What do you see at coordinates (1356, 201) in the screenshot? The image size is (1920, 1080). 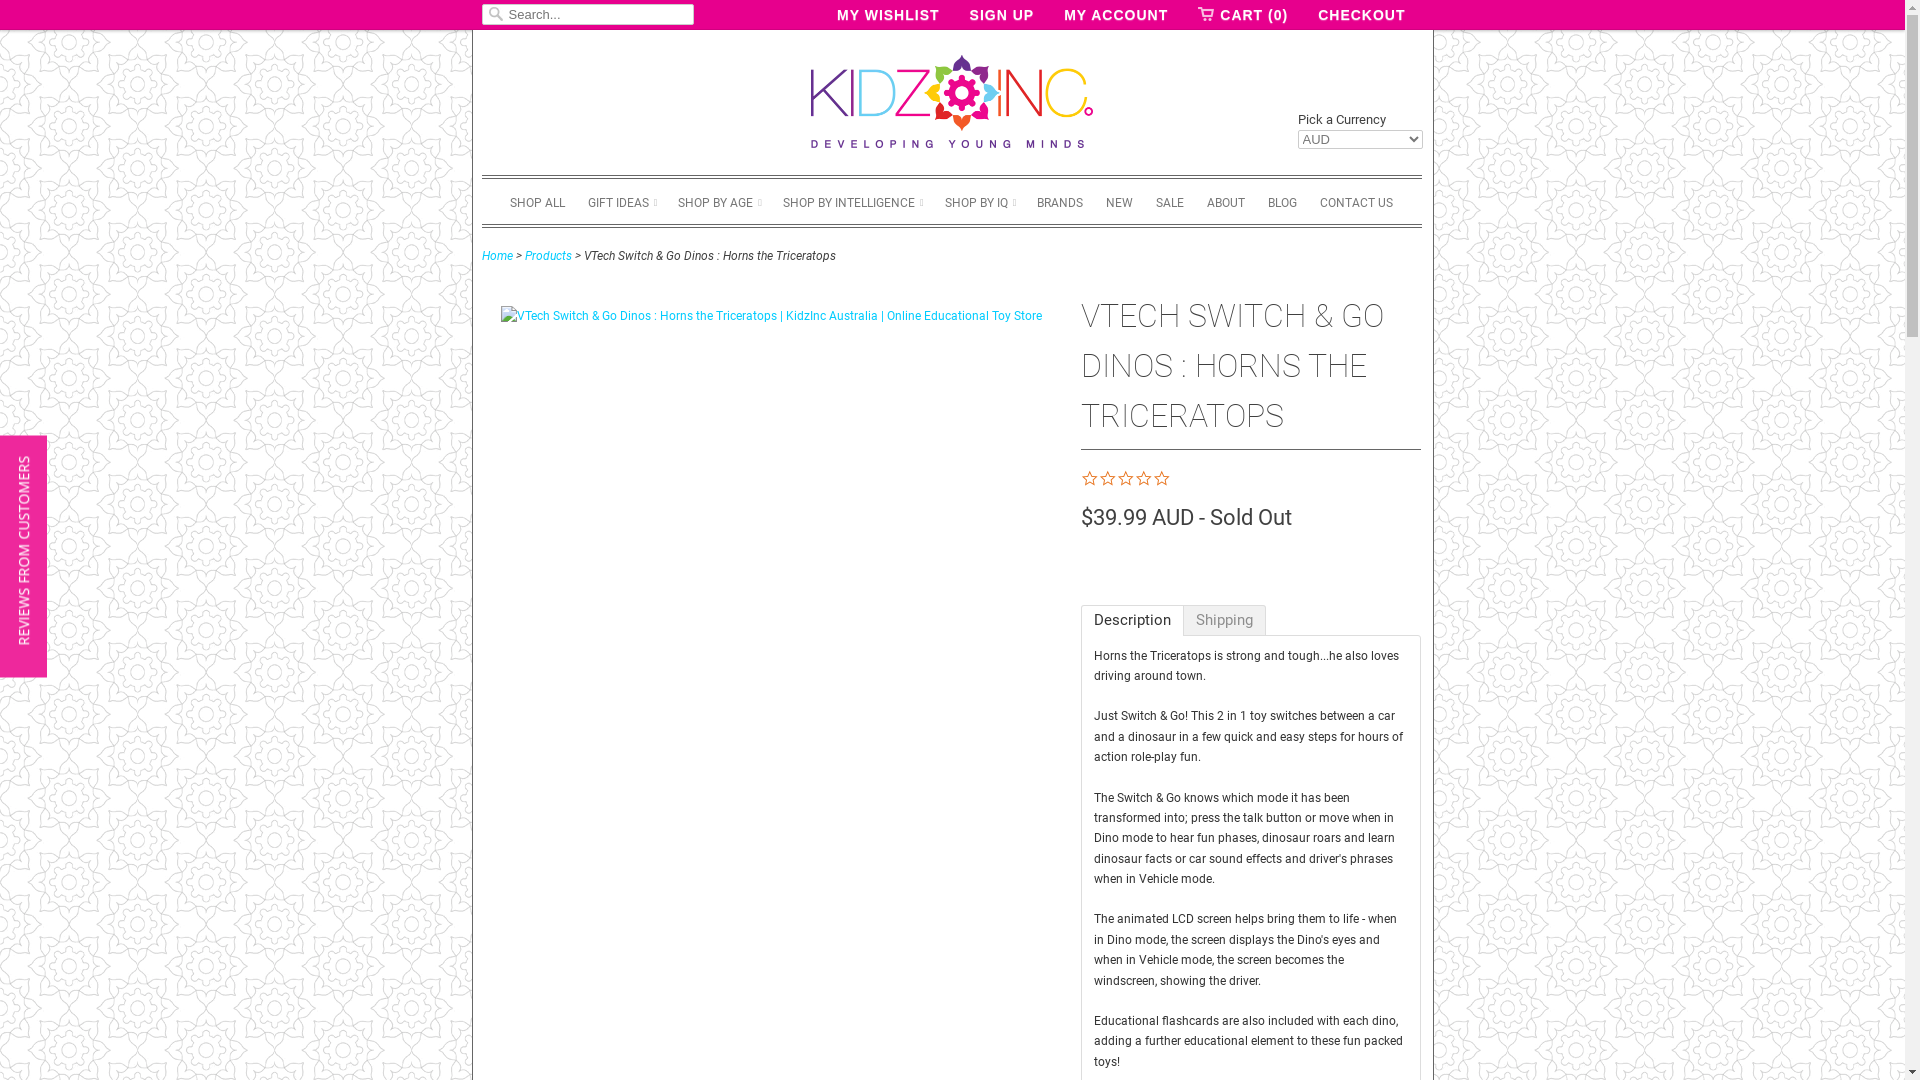 I see `'CONTACT US'` at bounding box center [1356, 201].